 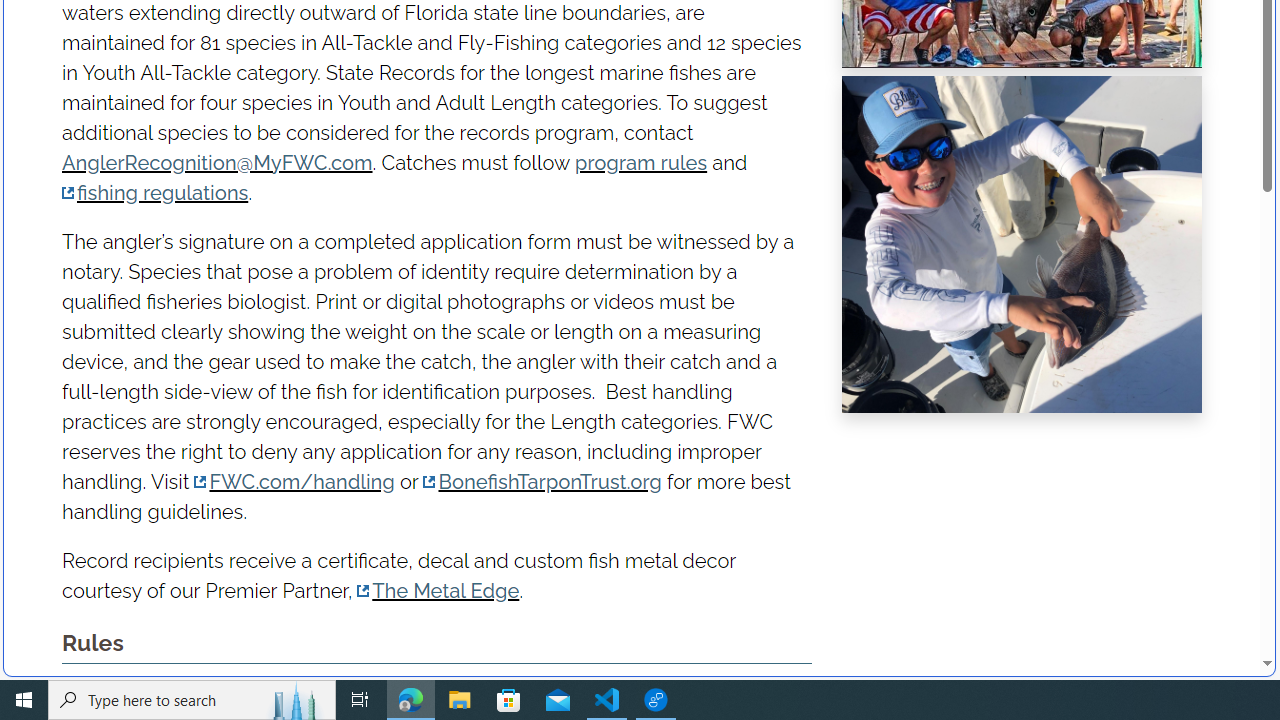 I want to click on 'fishing regulations', so click(x=154, y=192).